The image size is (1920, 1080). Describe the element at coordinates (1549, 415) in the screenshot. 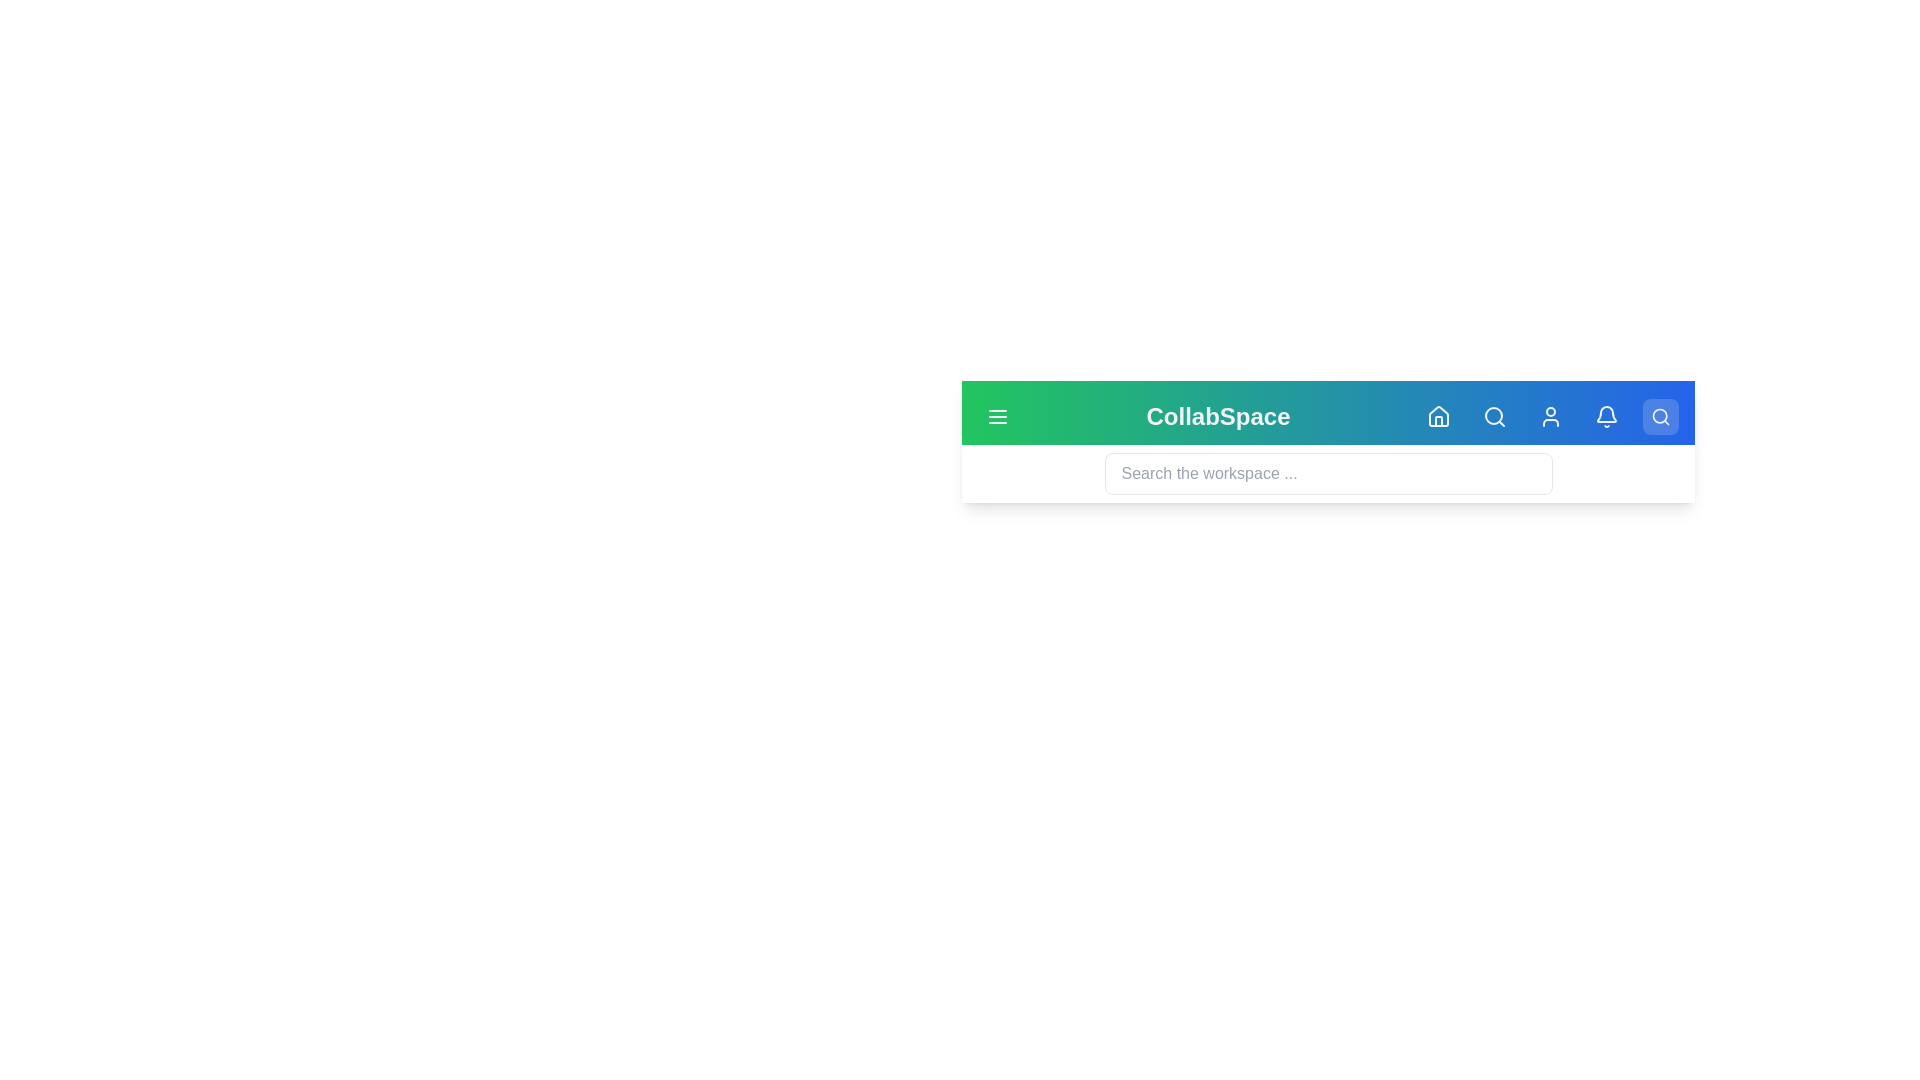

I see `the user profile icon to access the user profile` at that location.